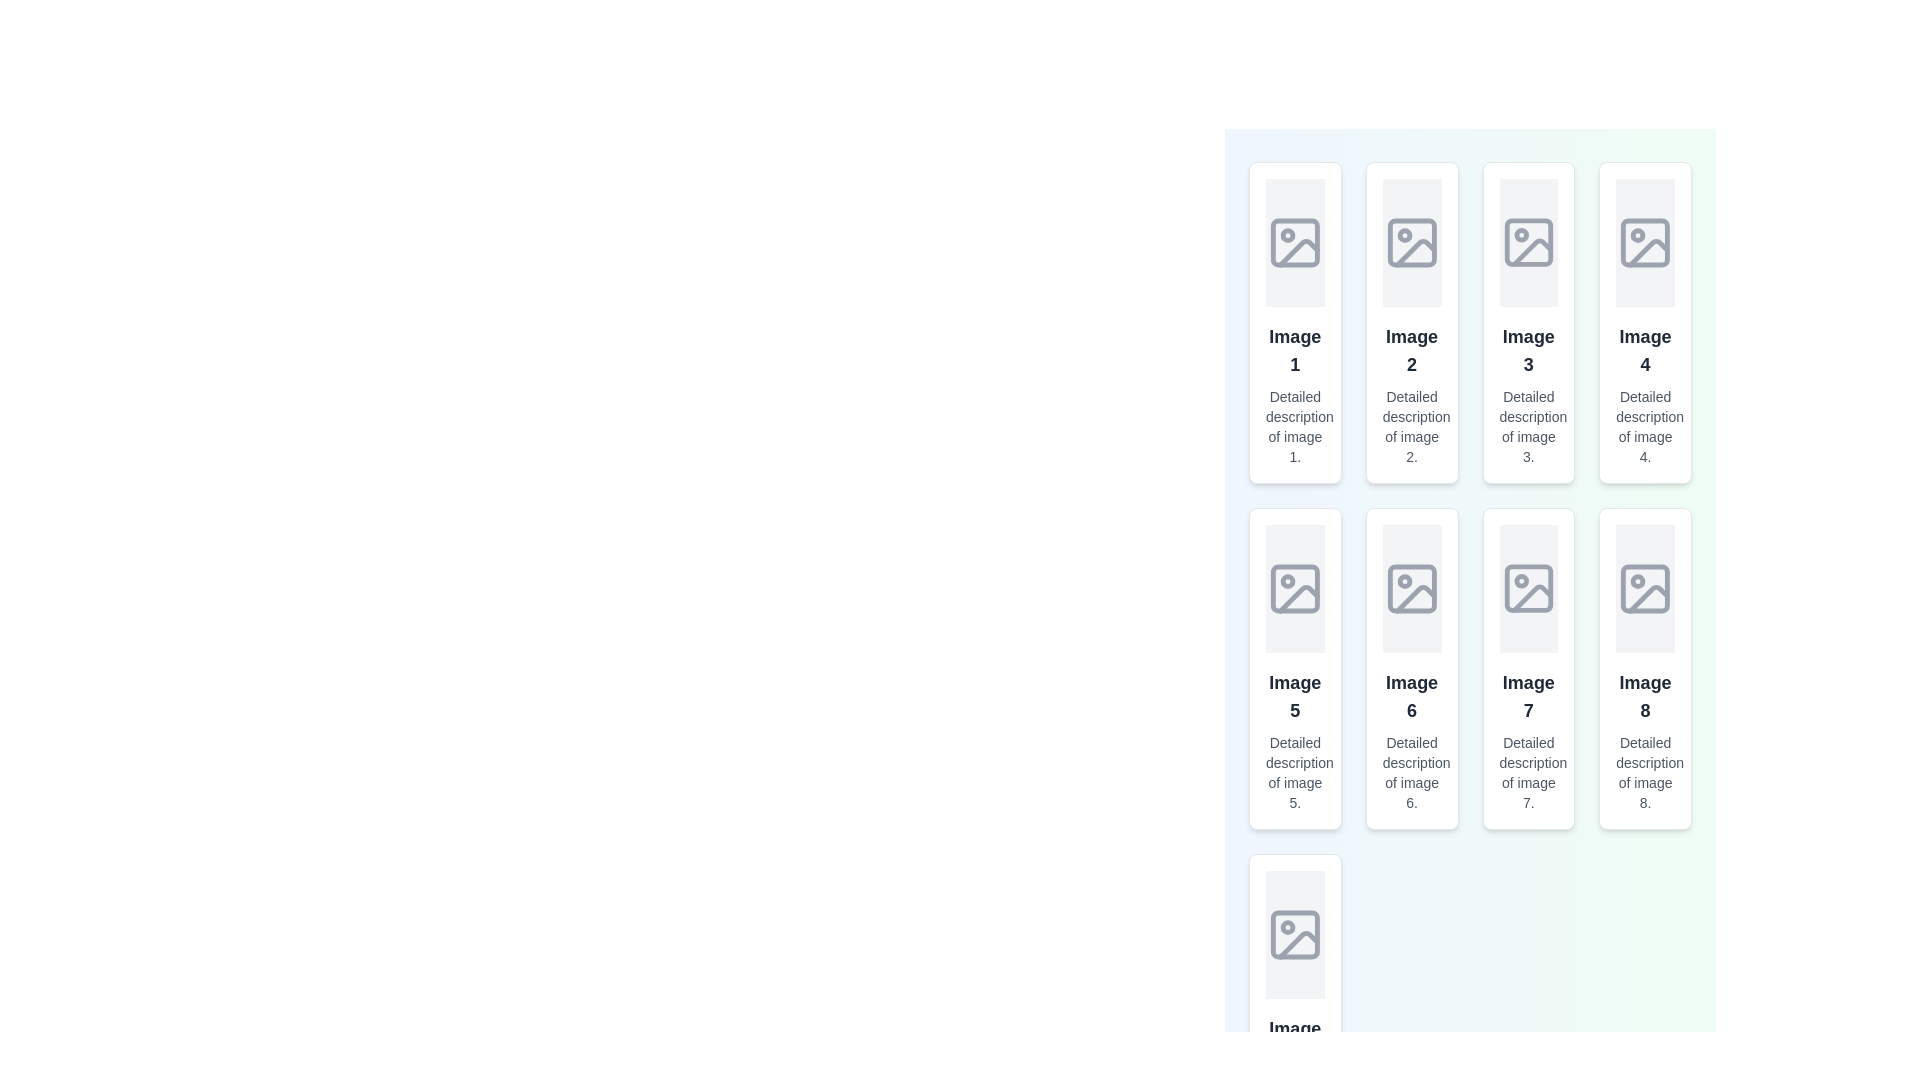  What do you see at coordinates (1295, 668) in the screenshot?
I see `the card positioned in the second row, first column of the grid layout, which provides an overview or selectable item` at bounding box center [1295, 668].